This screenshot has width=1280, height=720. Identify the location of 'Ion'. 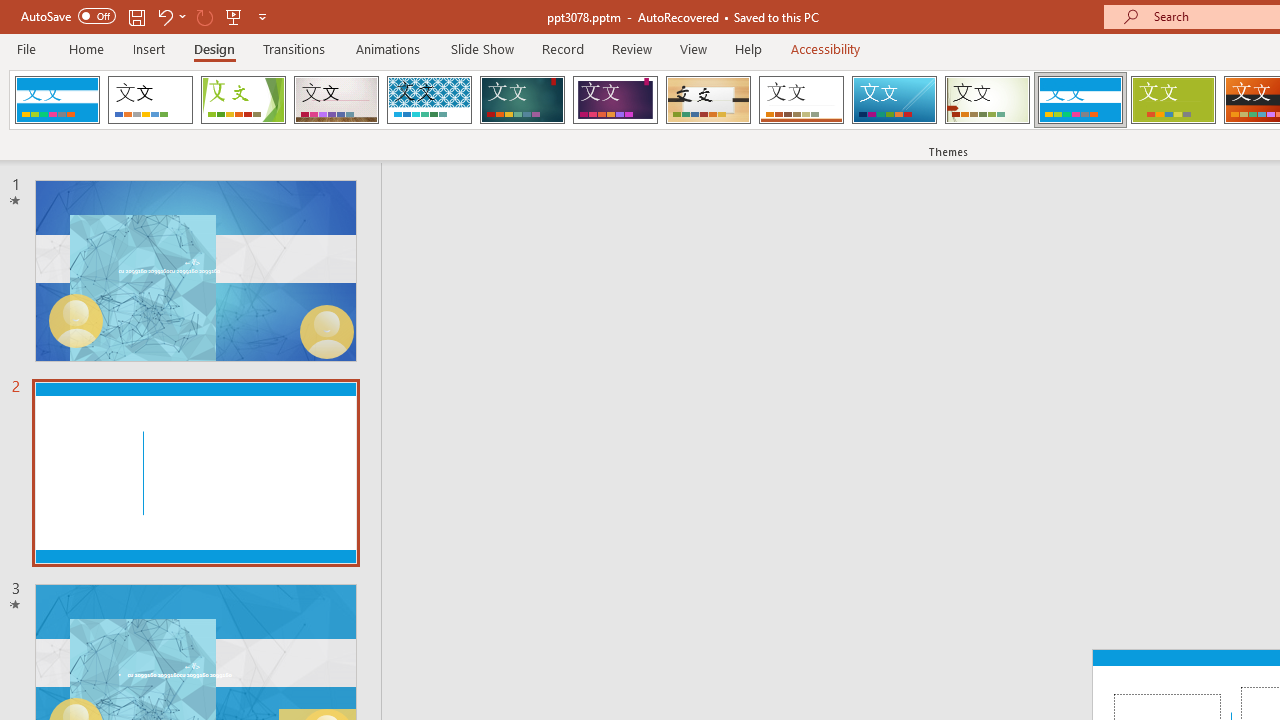
(522, 100).